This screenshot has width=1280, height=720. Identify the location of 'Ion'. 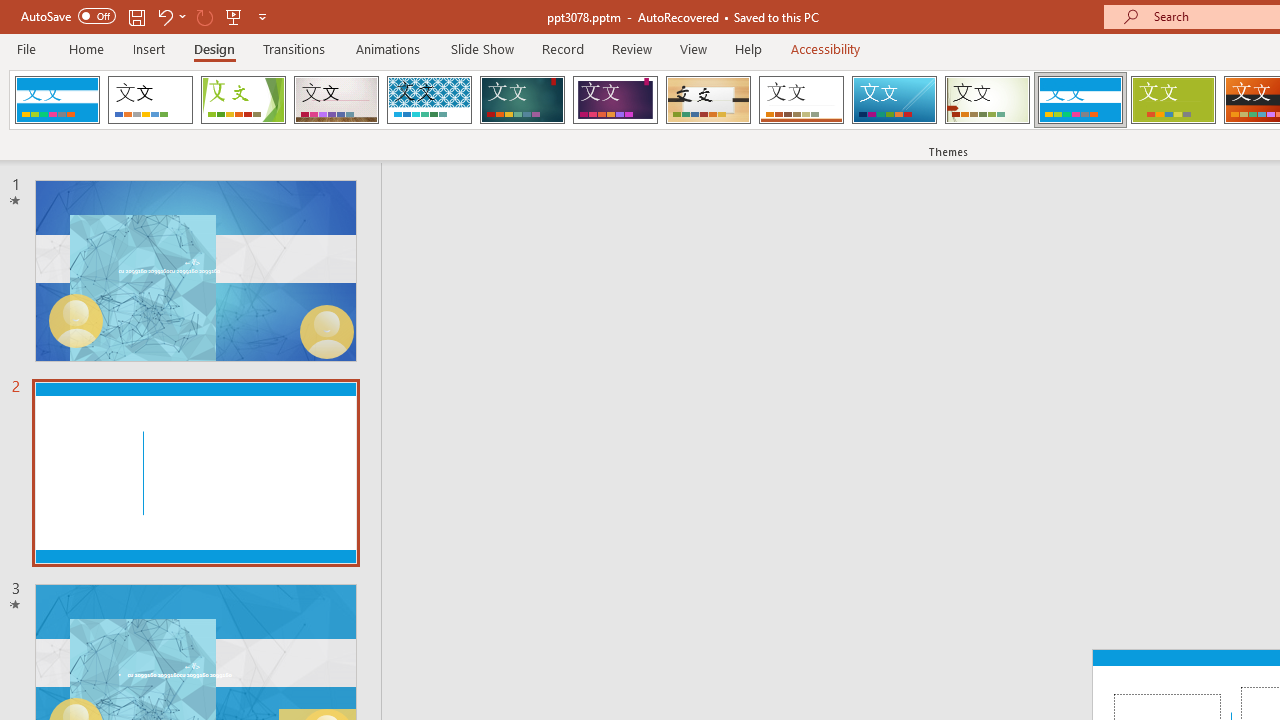
(522, 100).